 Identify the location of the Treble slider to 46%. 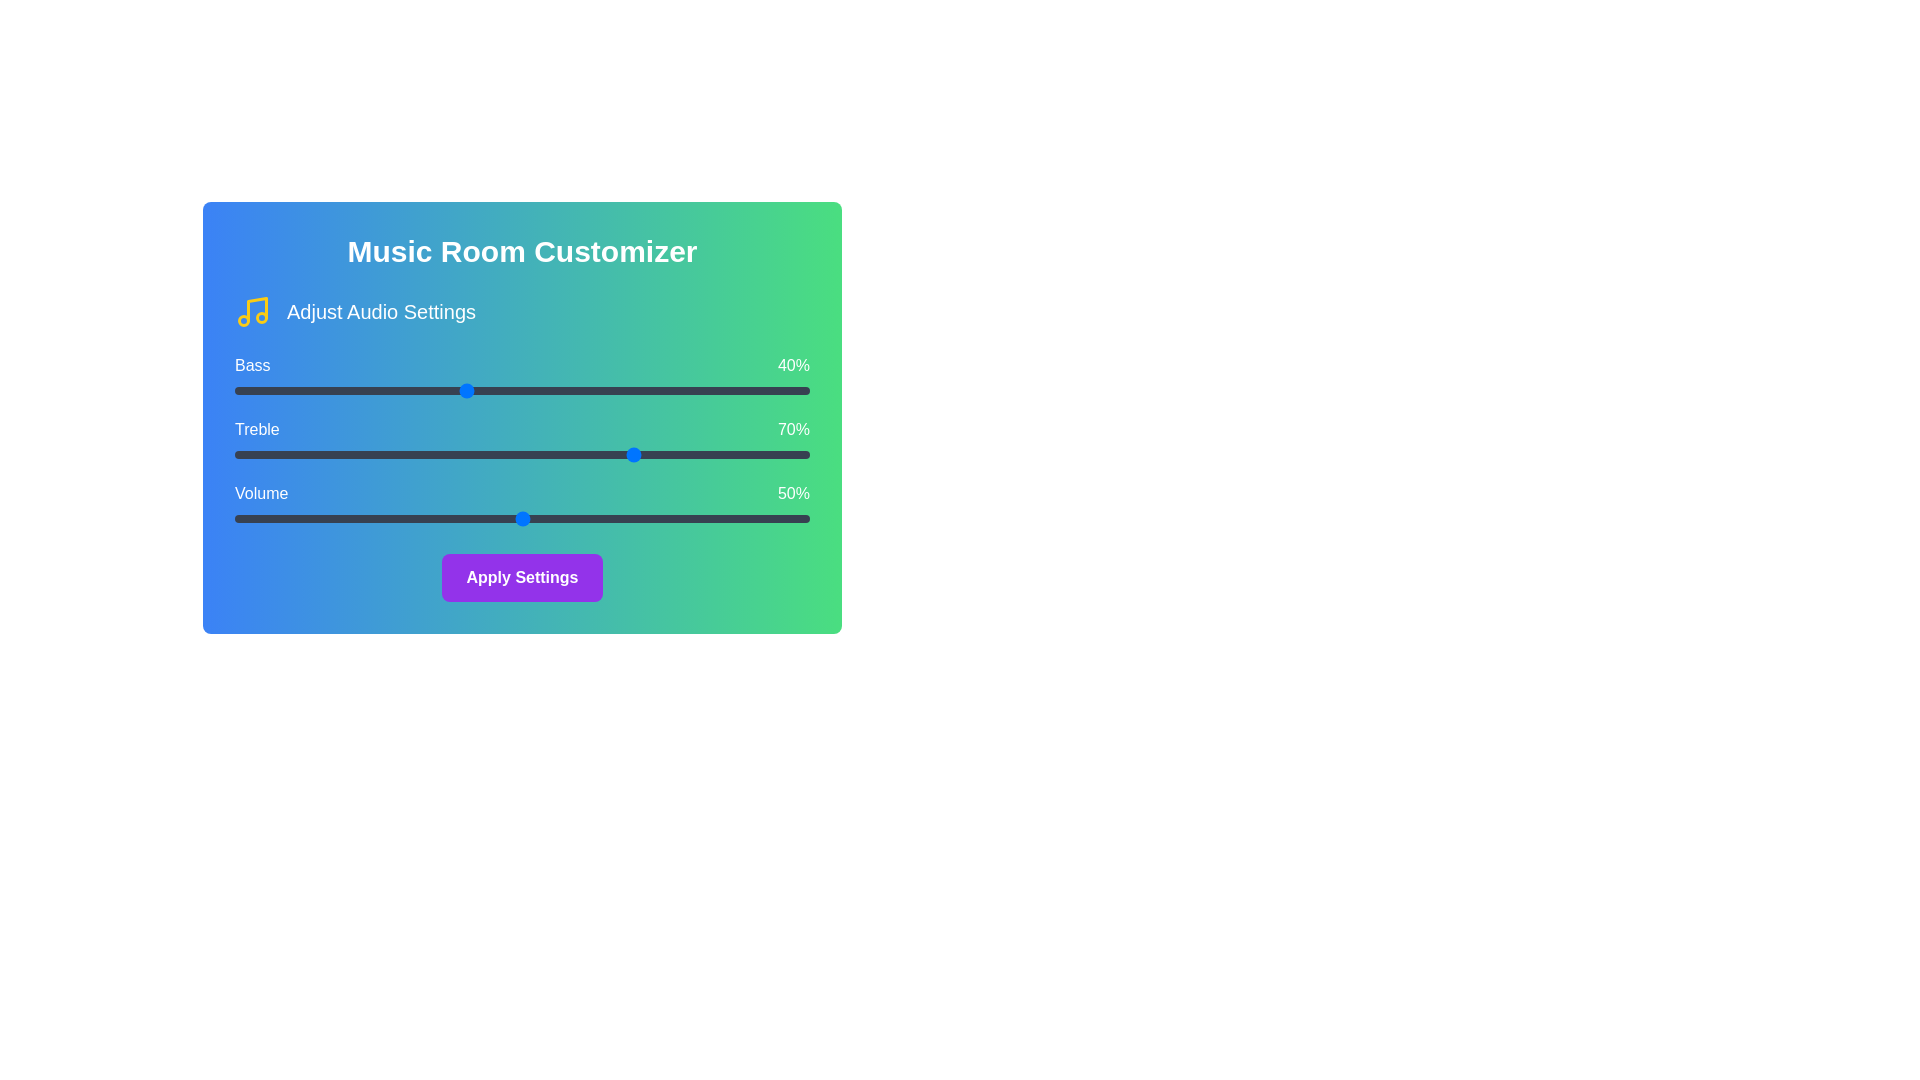
(499, 455).